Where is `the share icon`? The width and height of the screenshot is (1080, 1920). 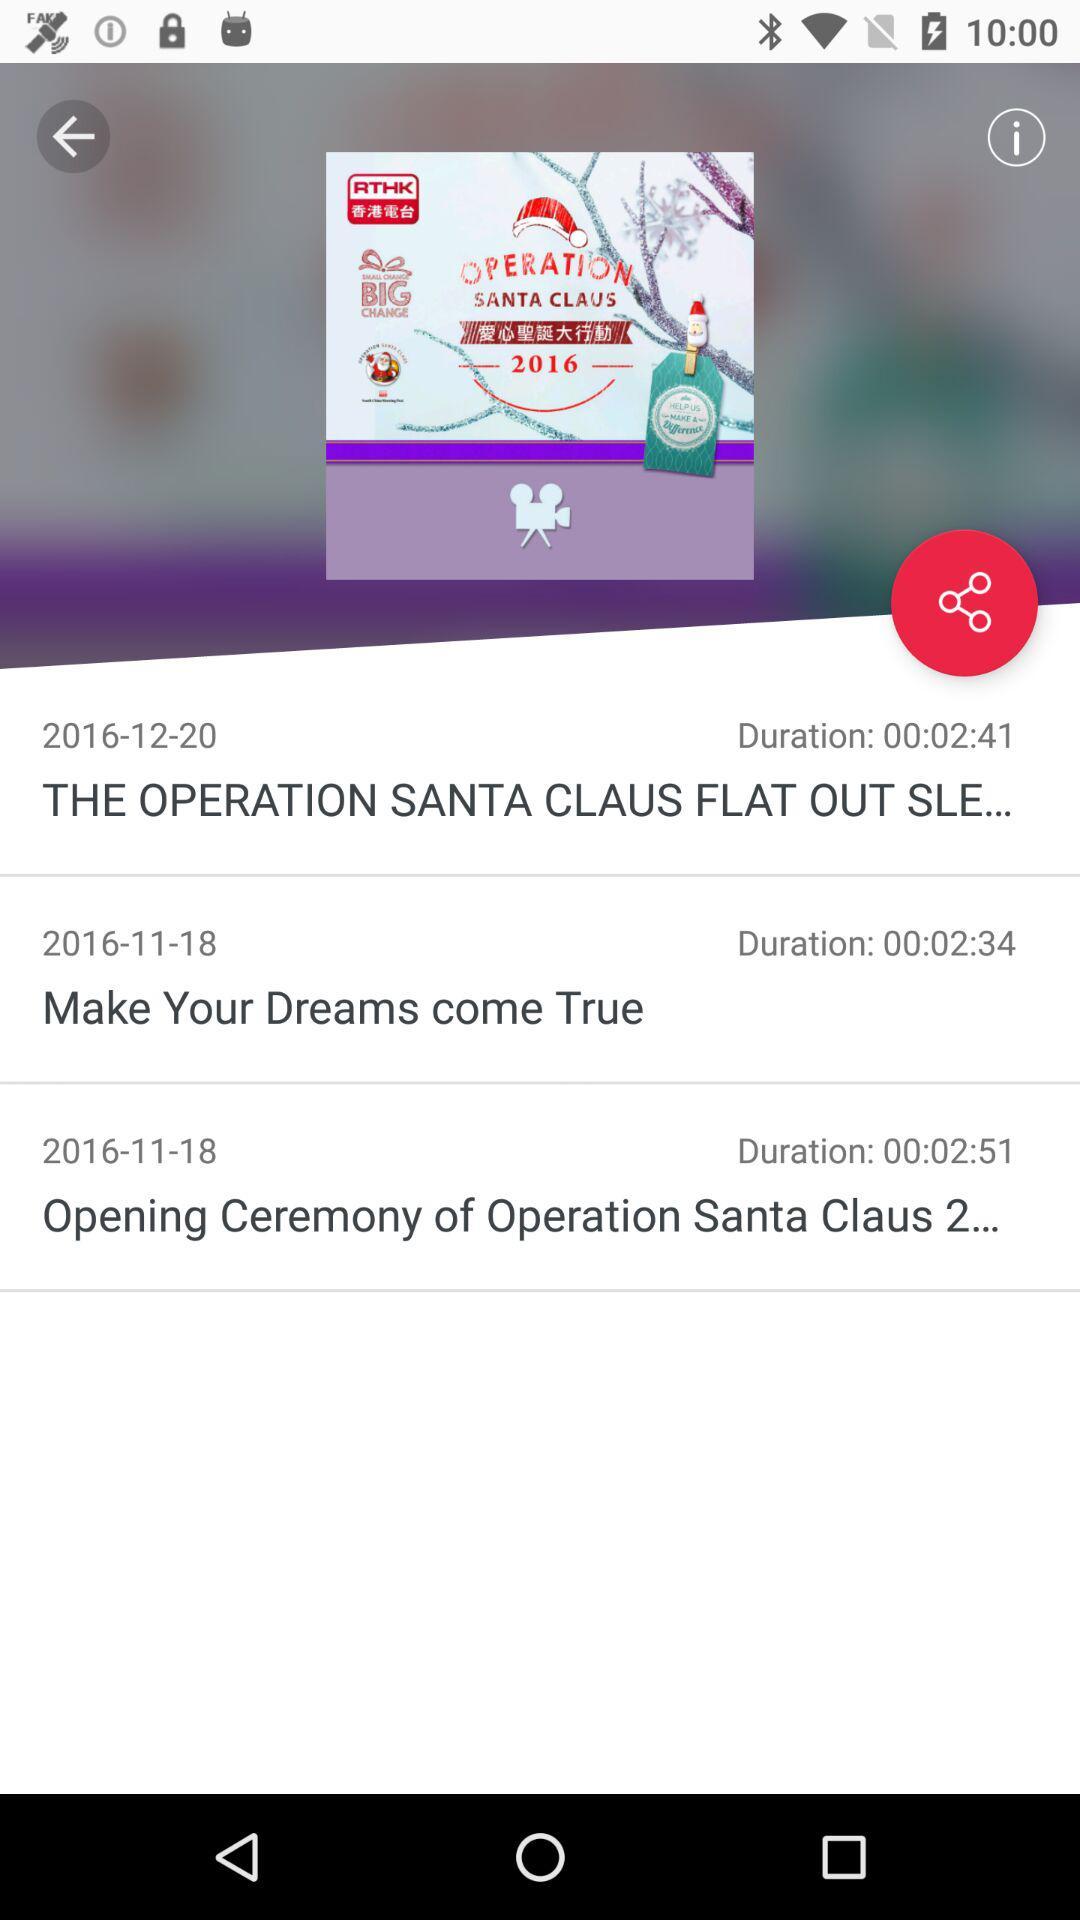 the share icon is located at coordinates (963, 602).